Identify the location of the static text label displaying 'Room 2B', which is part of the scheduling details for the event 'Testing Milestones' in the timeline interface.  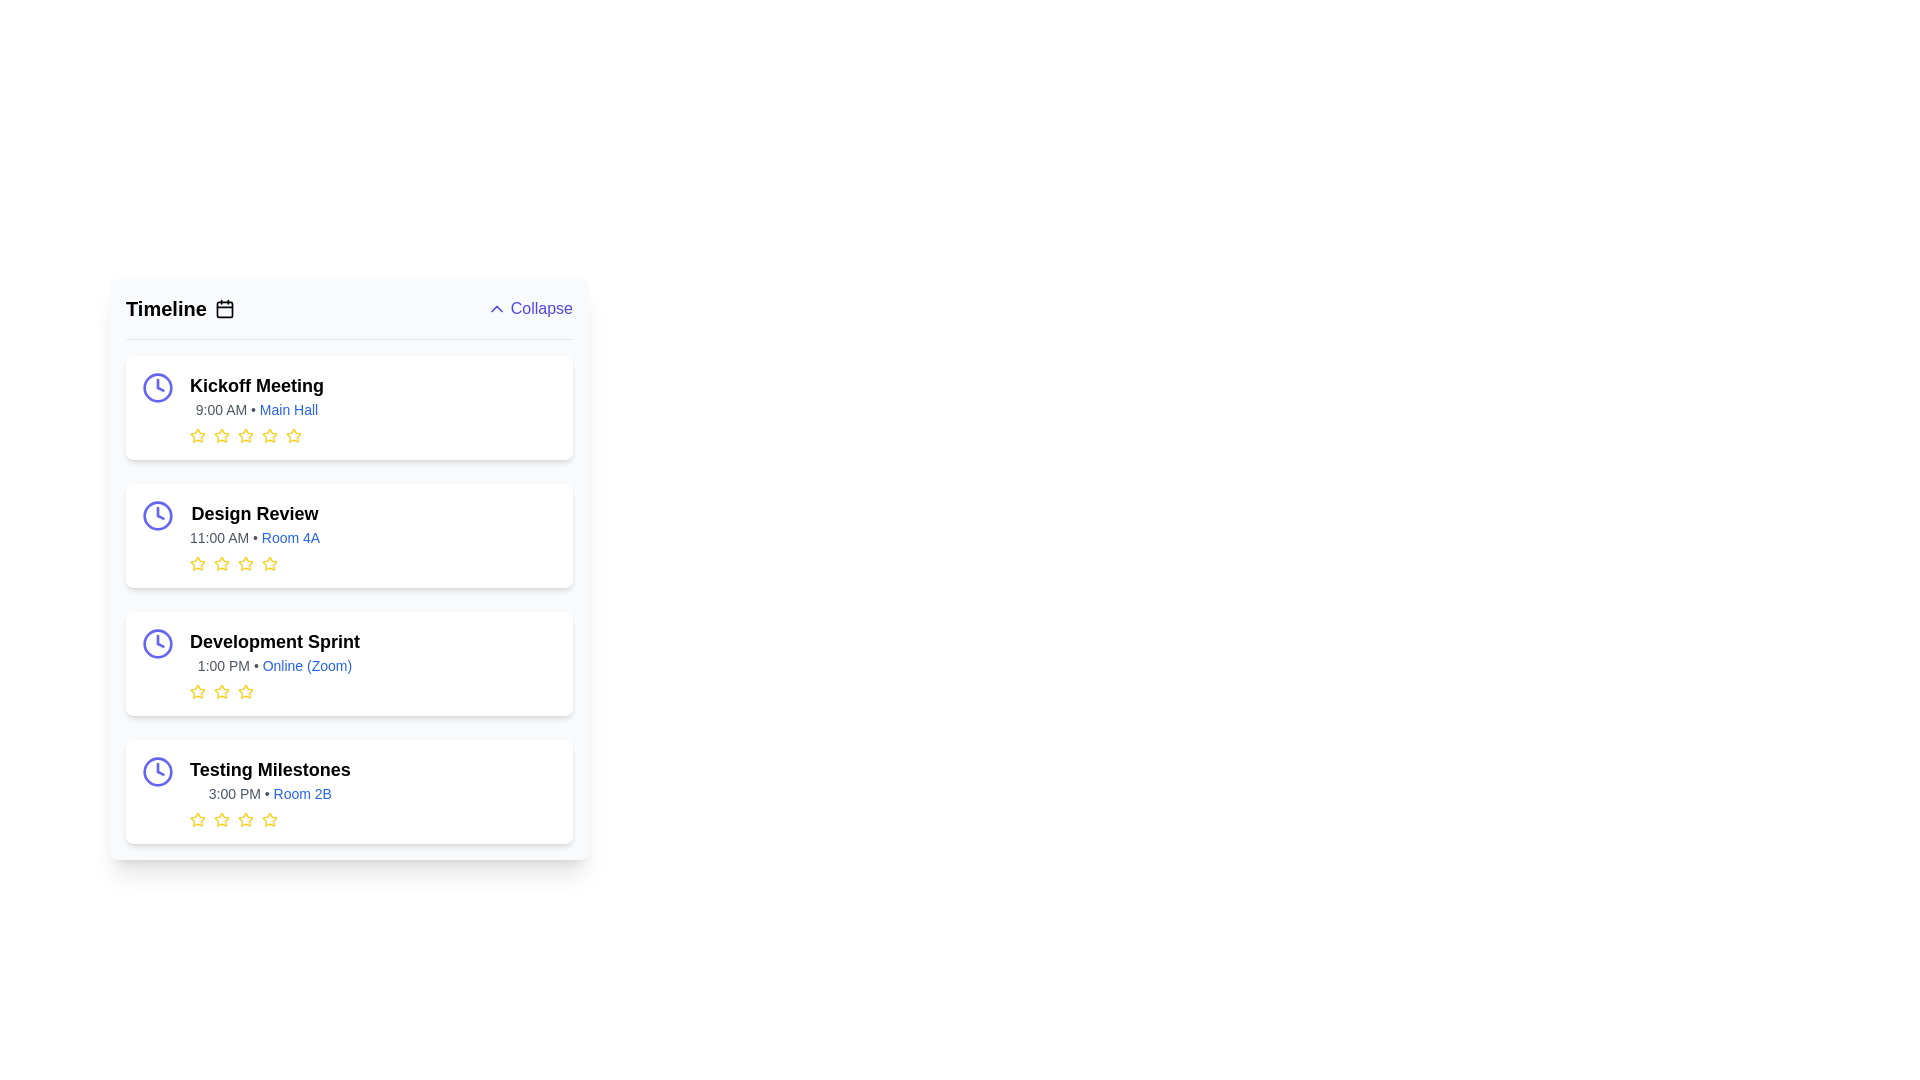
(301, 793).